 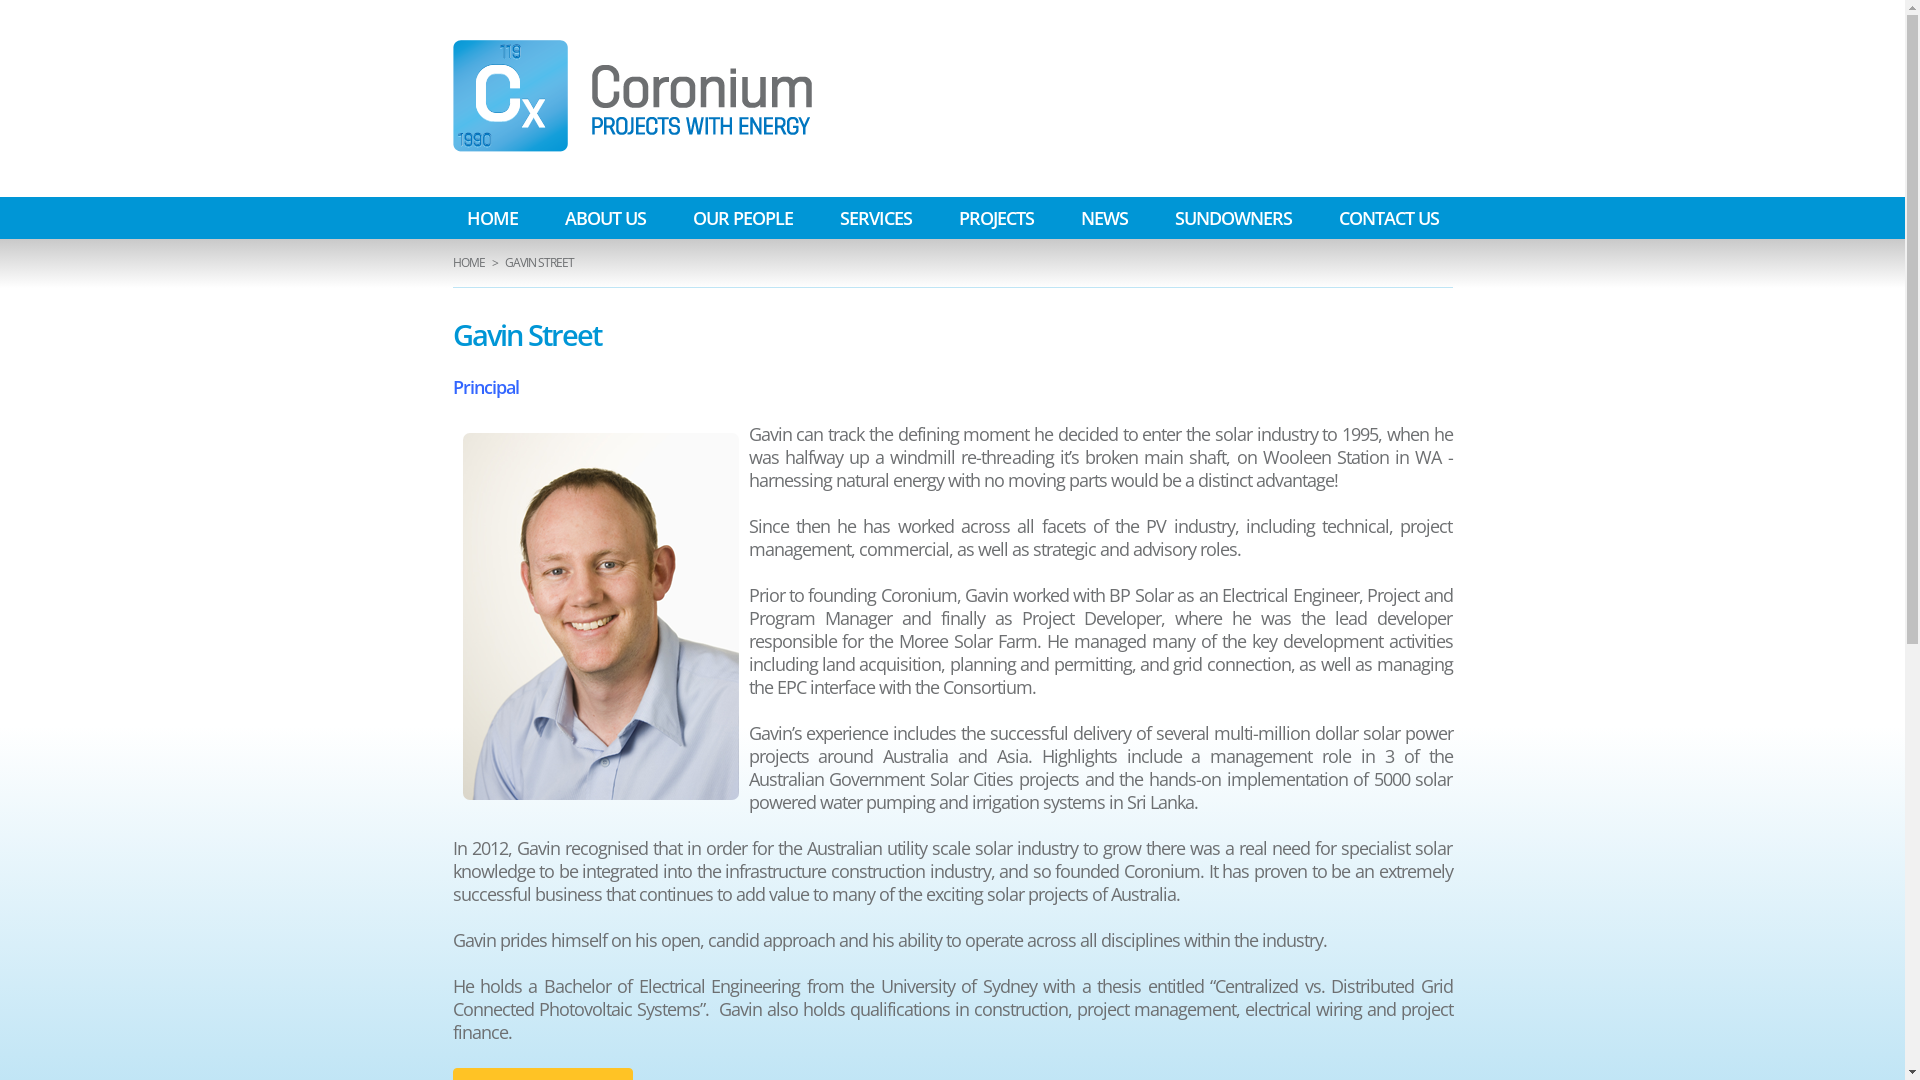 I want to click on 'ABOUT US', so click(x=603, y=218).